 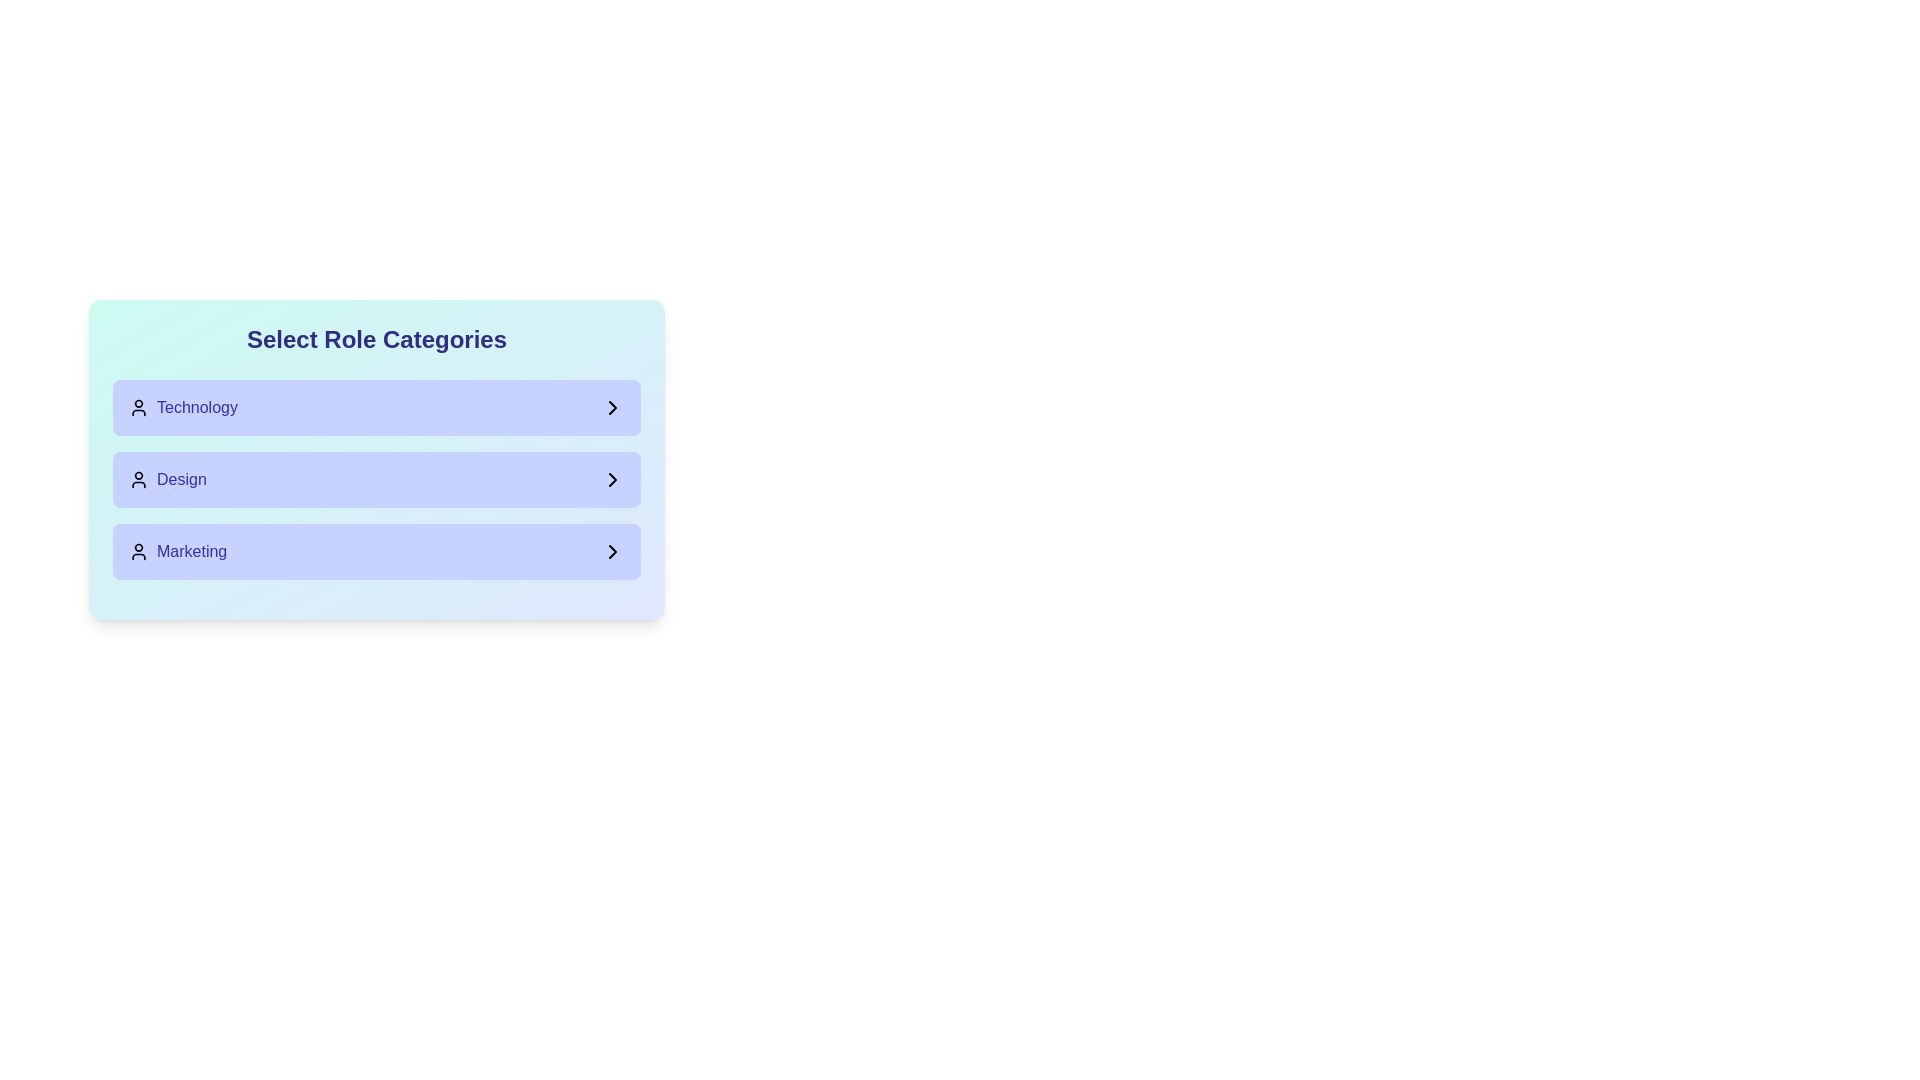 I want to click on the right-facing chevron icon located at the far-right end of the 'Technology' button, so click(x=612, y=407).